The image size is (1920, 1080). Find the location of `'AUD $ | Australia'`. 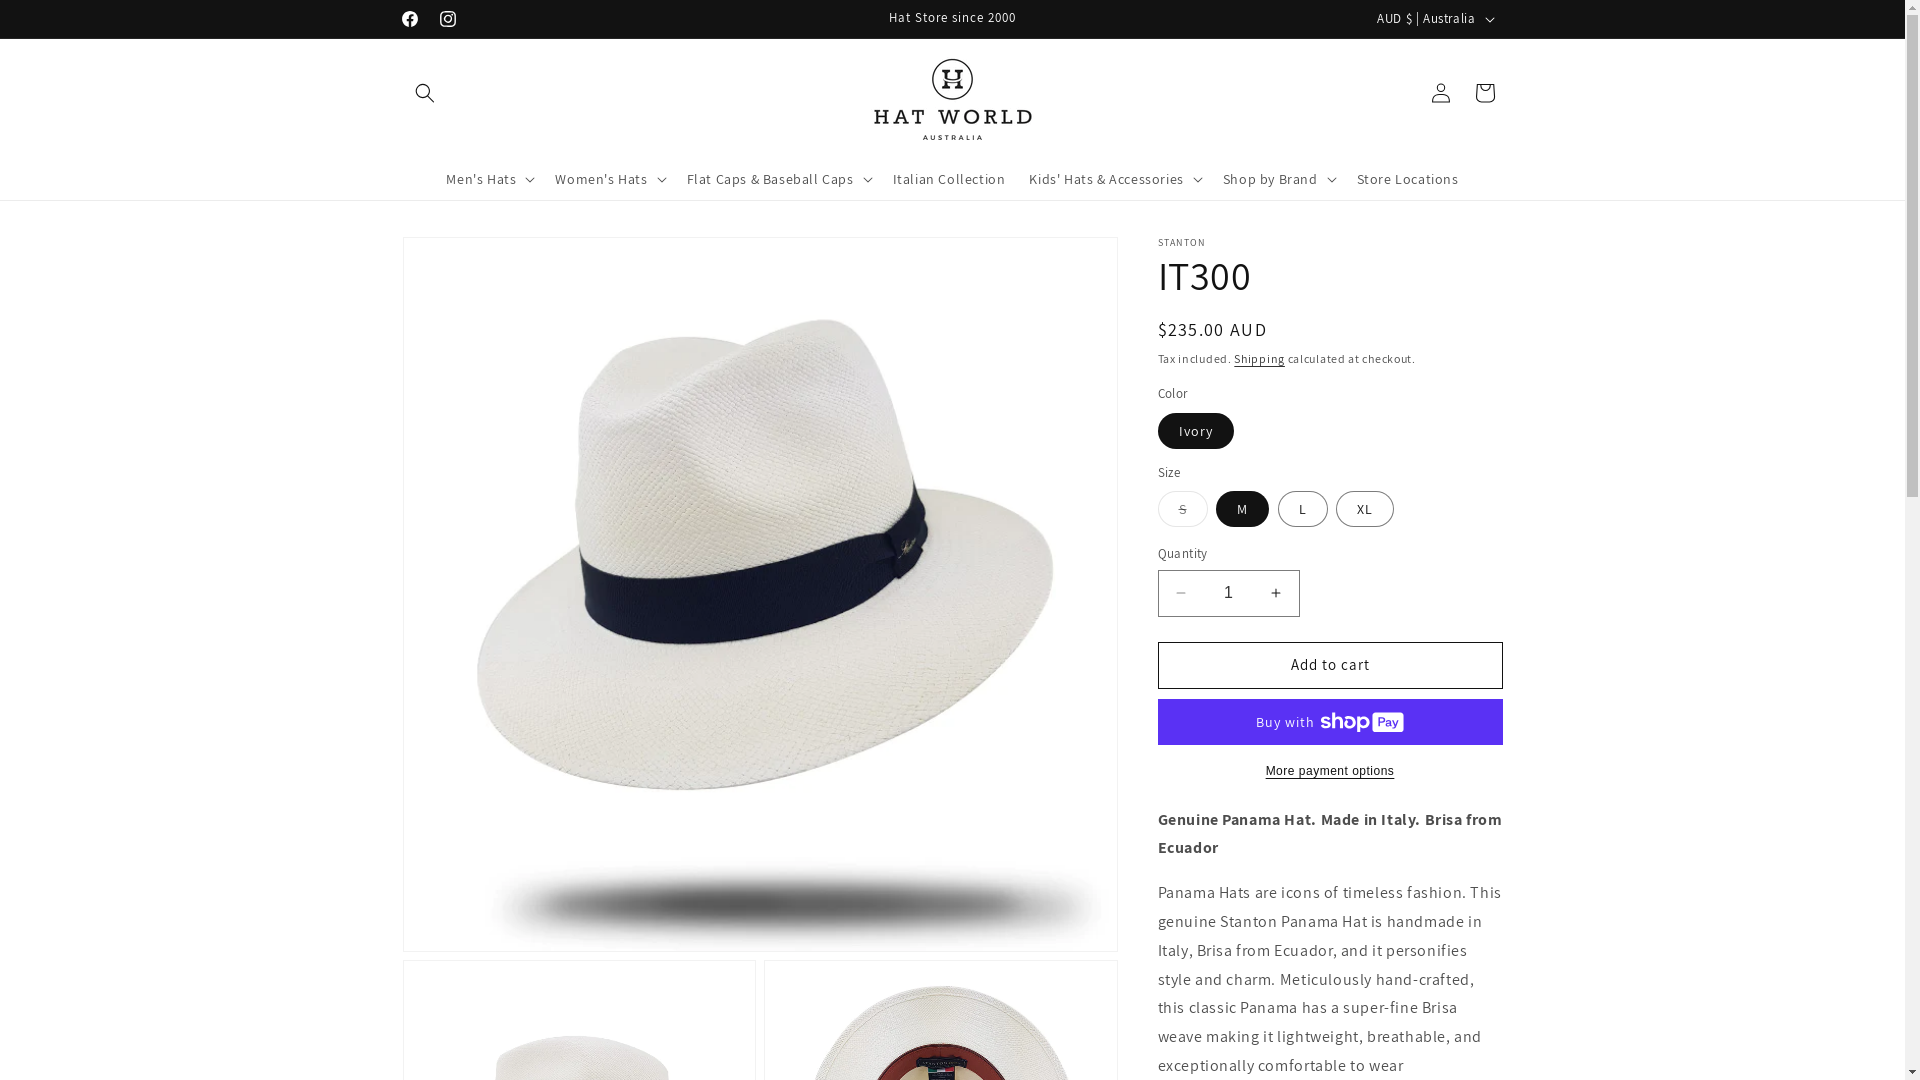

'AUD $ | Australia' is located at coordinates (1432, 19).